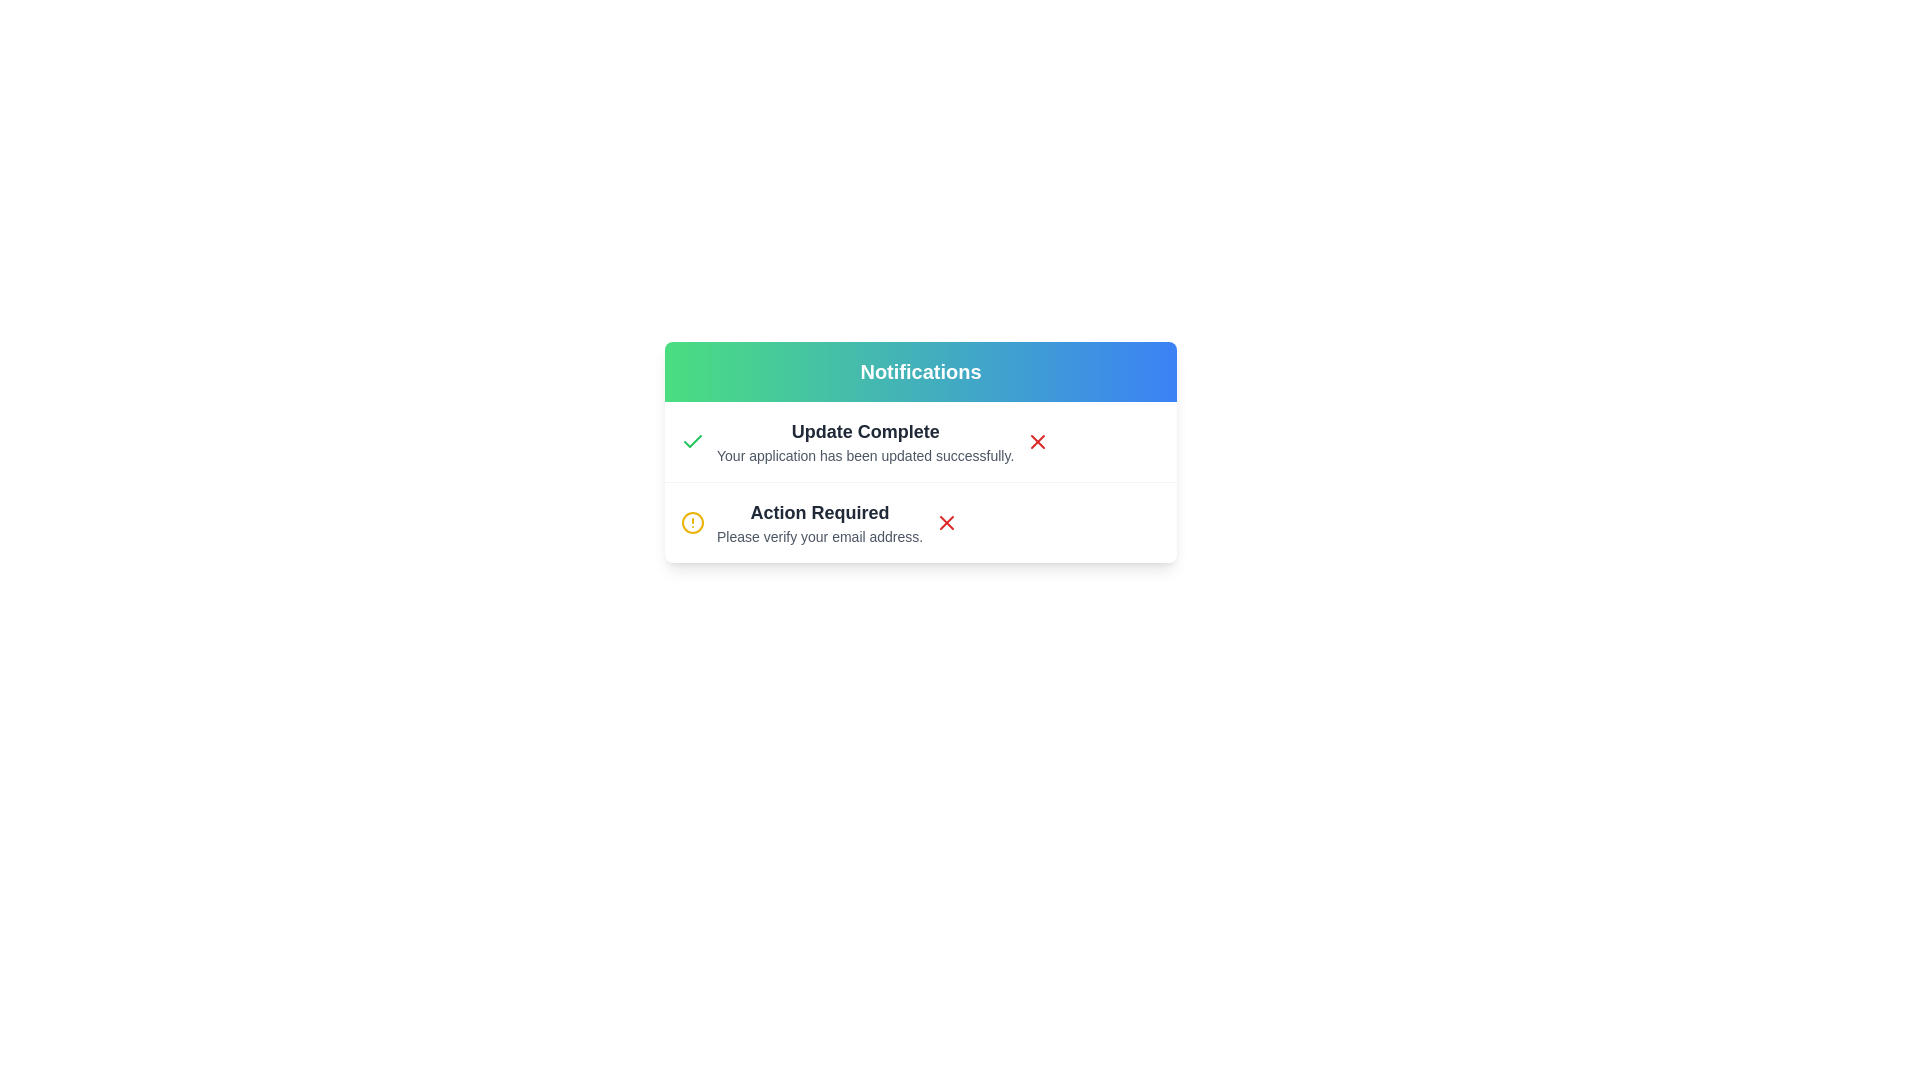 The width and height of the screenshot is (1920, 1080). What do you see at coordinates (865, 431) in the screenshot?
I see `text from the bold 'Update Complete' label located at the upper section of the notification card, positioned directly below the 'Notifications' header` at bounding box center [865, 431].